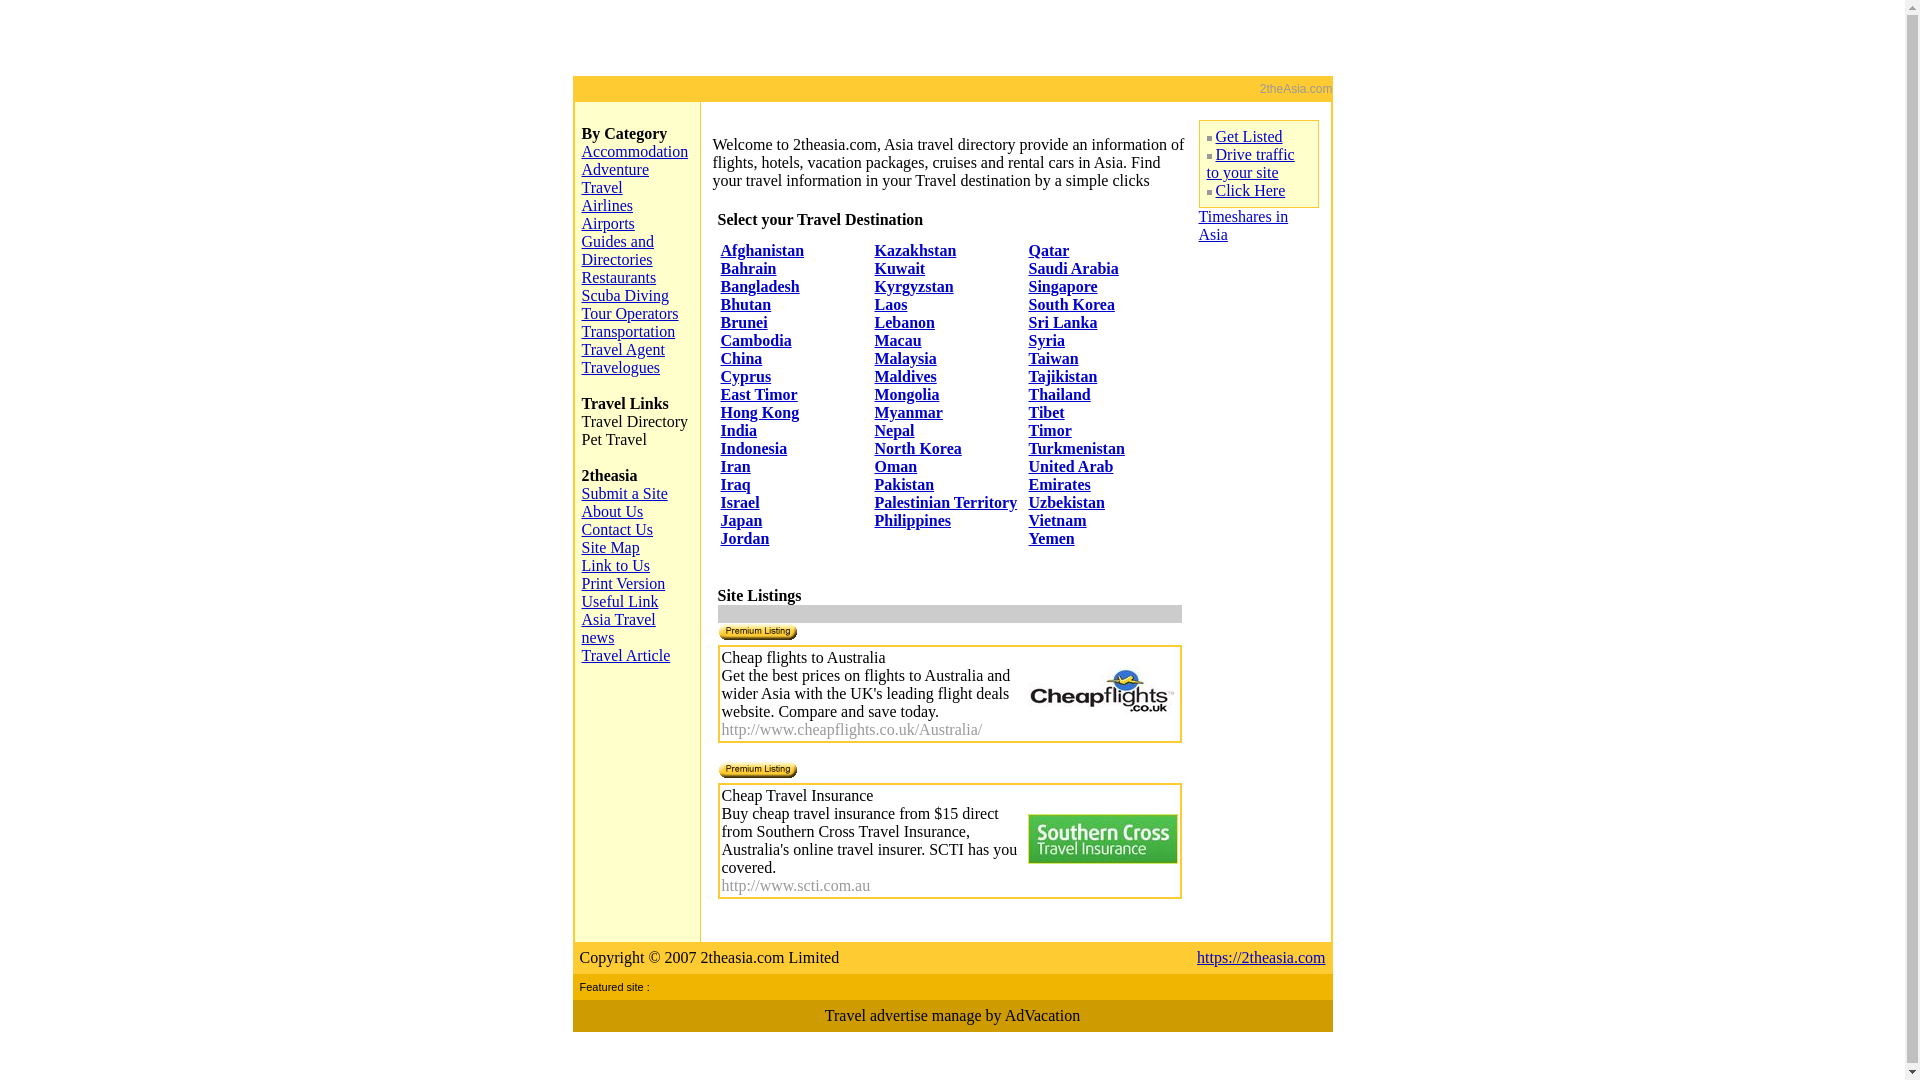 The width and height of the screenshot is (1920, 1080). Describe the element at coordinates (1027, 537) in the screenshot. I see `'Yemen'` at that location.